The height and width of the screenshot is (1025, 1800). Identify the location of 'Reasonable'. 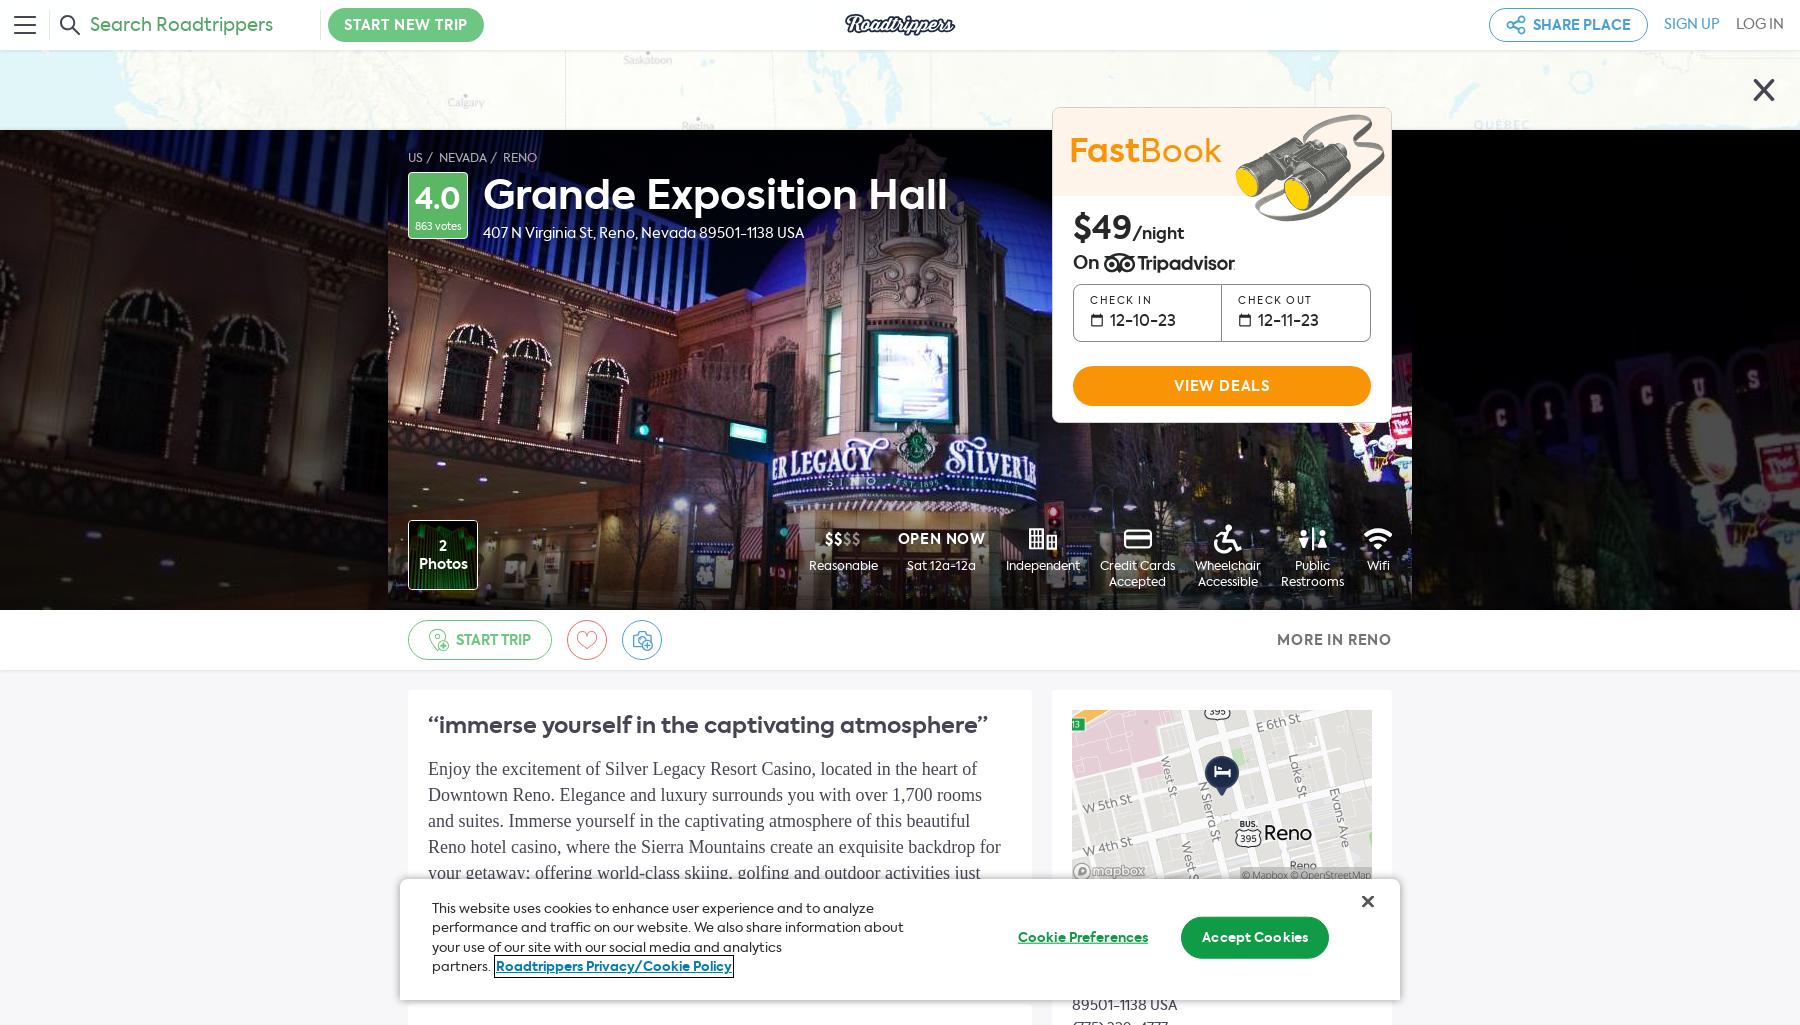
(842, 566).